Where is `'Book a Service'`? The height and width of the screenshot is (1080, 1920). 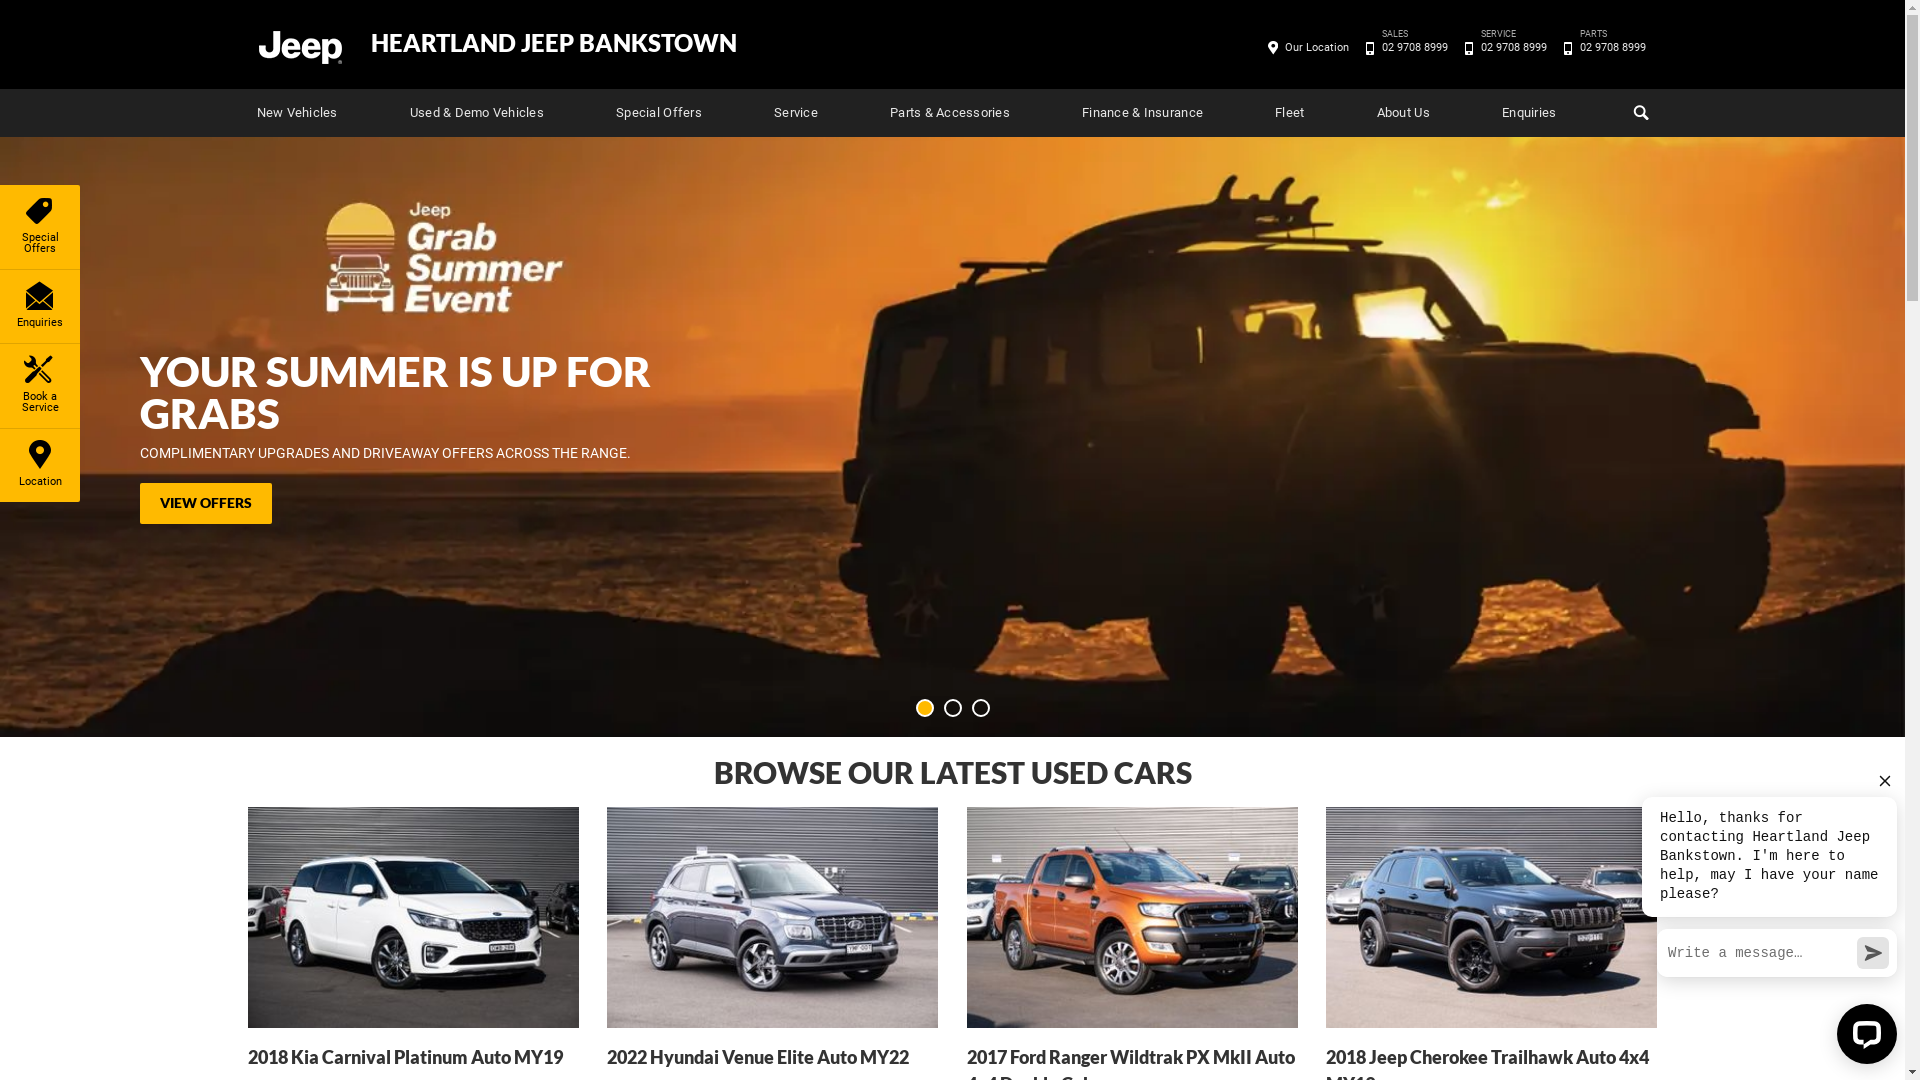 'Book a Service' is located at coordinates (39, 385).